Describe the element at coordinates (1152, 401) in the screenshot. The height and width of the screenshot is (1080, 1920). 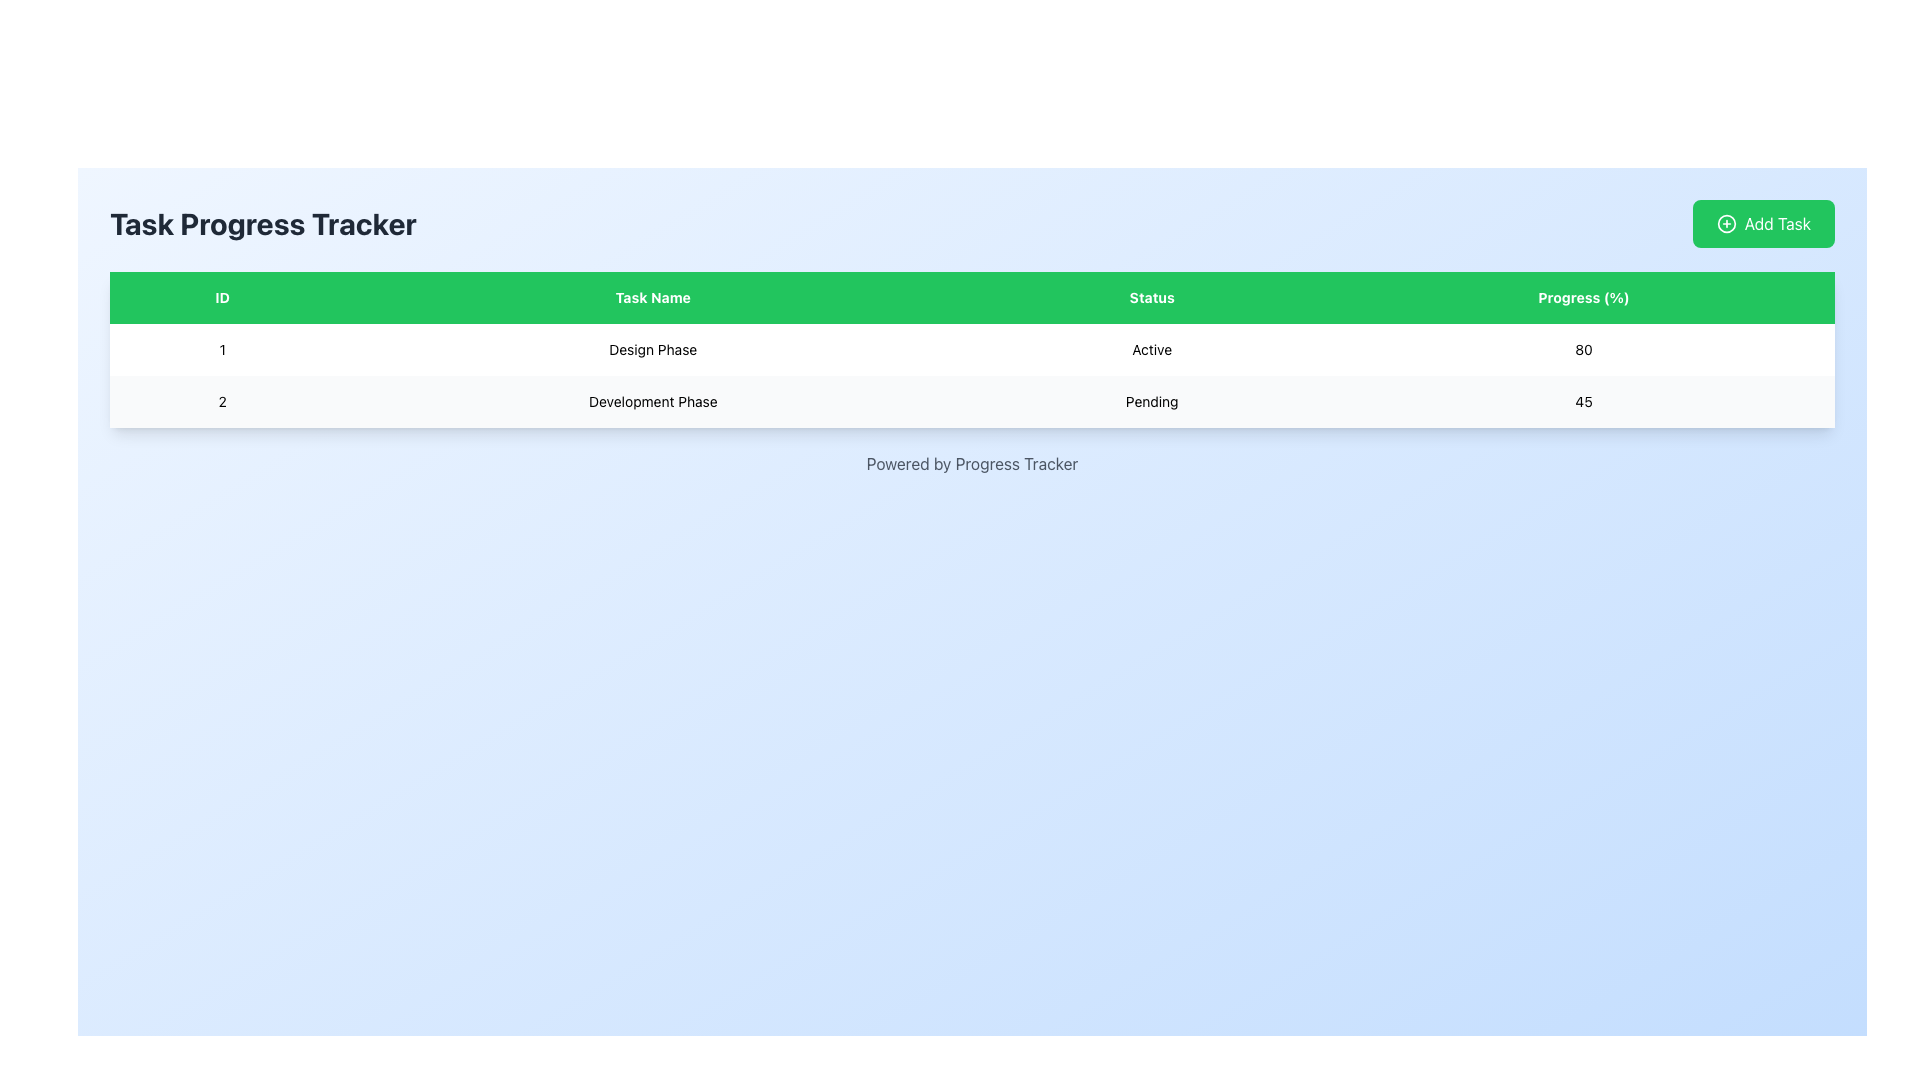
I see `the static text element indicating the status of a task, which displays 'Pending', located in the third column labeled 'Status' and second row of the table` at that location.